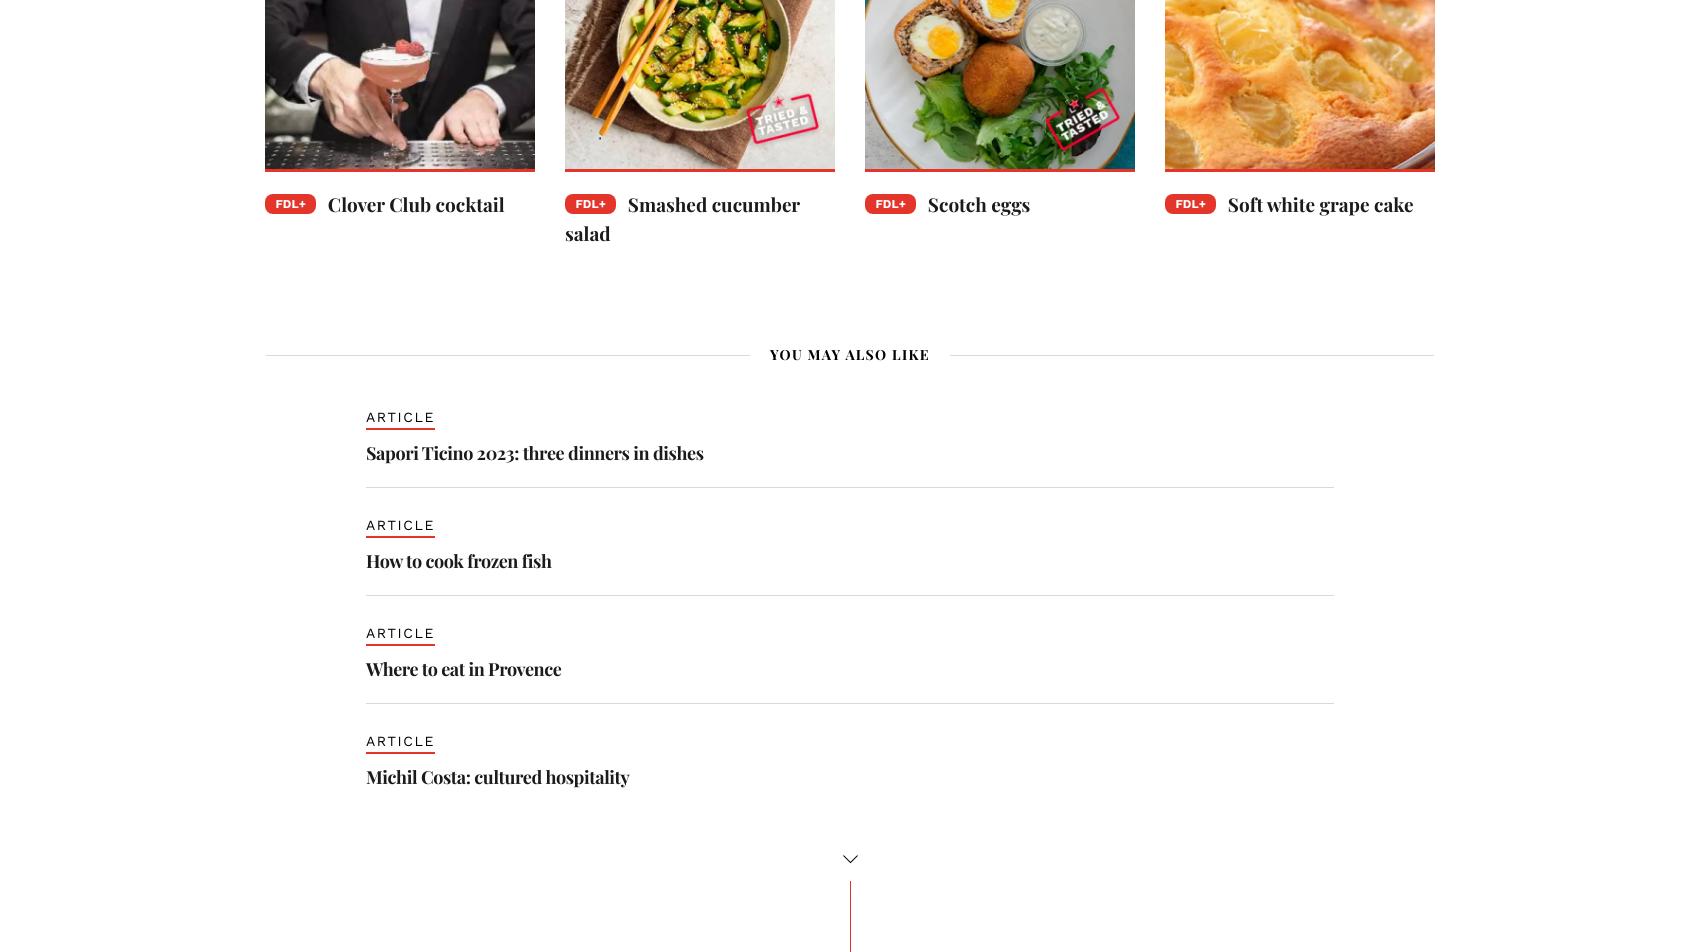 This screenshot has height=952, width=1700. Describe the element at coordinates (497, 775) in the screenshot. I see `'Michil Costa: cultured hospitality'` at that location.